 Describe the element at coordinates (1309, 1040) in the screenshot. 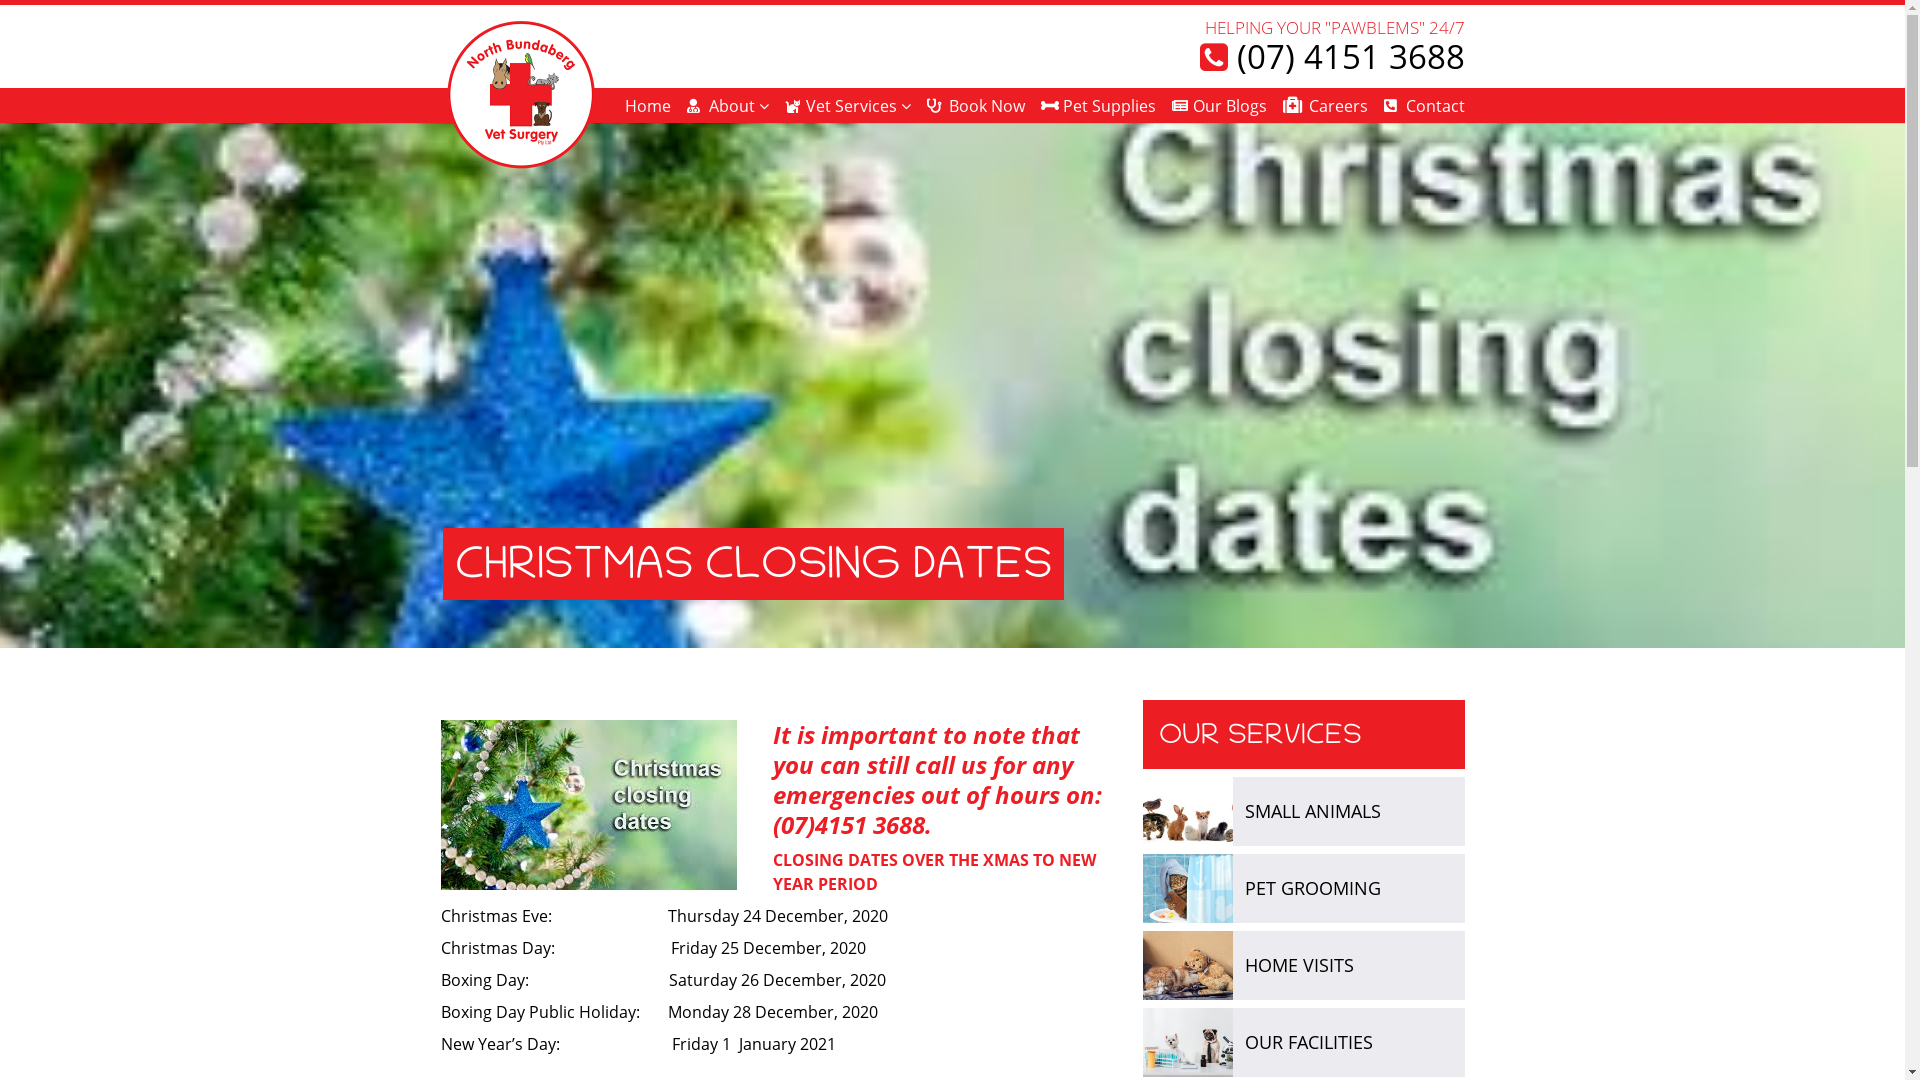

I see `'OUR FACILITIES'` at that location.